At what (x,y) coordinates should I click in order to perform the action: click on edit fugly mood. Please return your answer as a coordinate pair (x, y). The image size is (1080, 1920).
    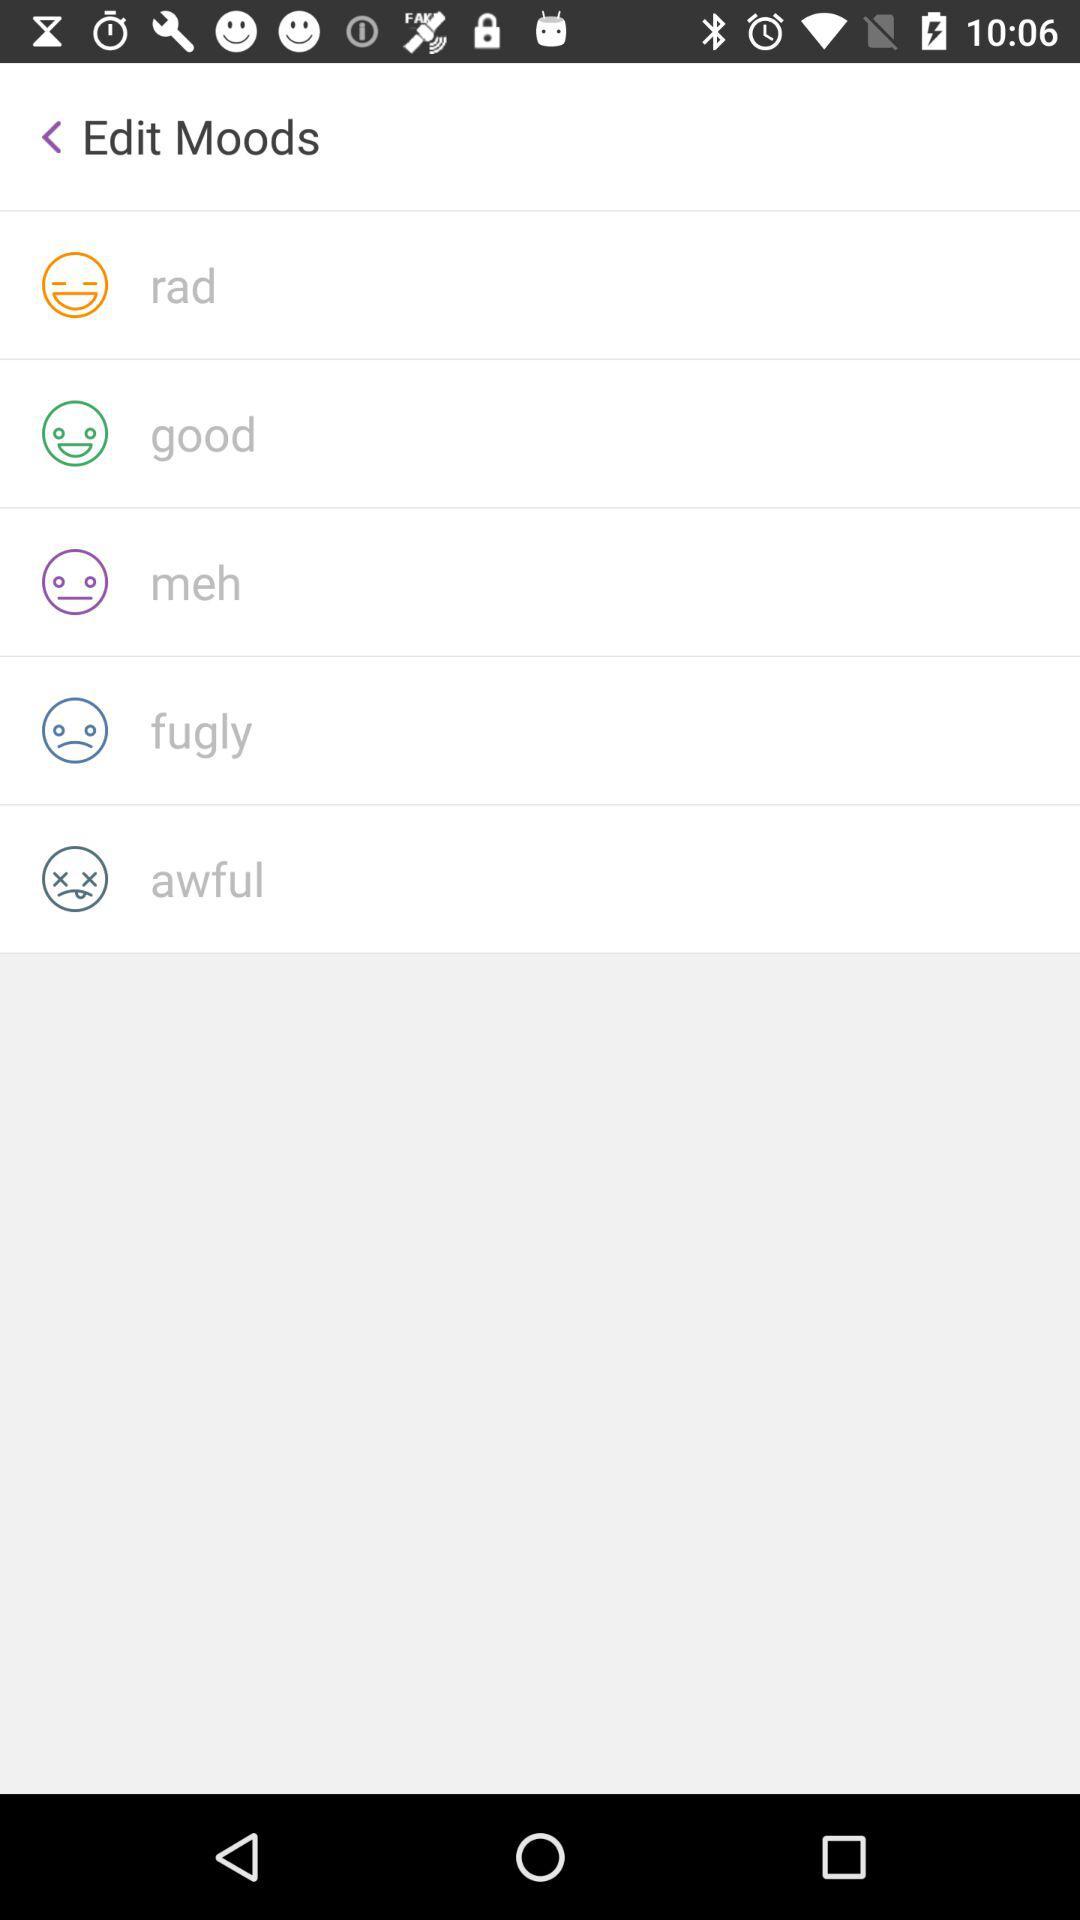
    Looking at the image, I should click on (613, 729).